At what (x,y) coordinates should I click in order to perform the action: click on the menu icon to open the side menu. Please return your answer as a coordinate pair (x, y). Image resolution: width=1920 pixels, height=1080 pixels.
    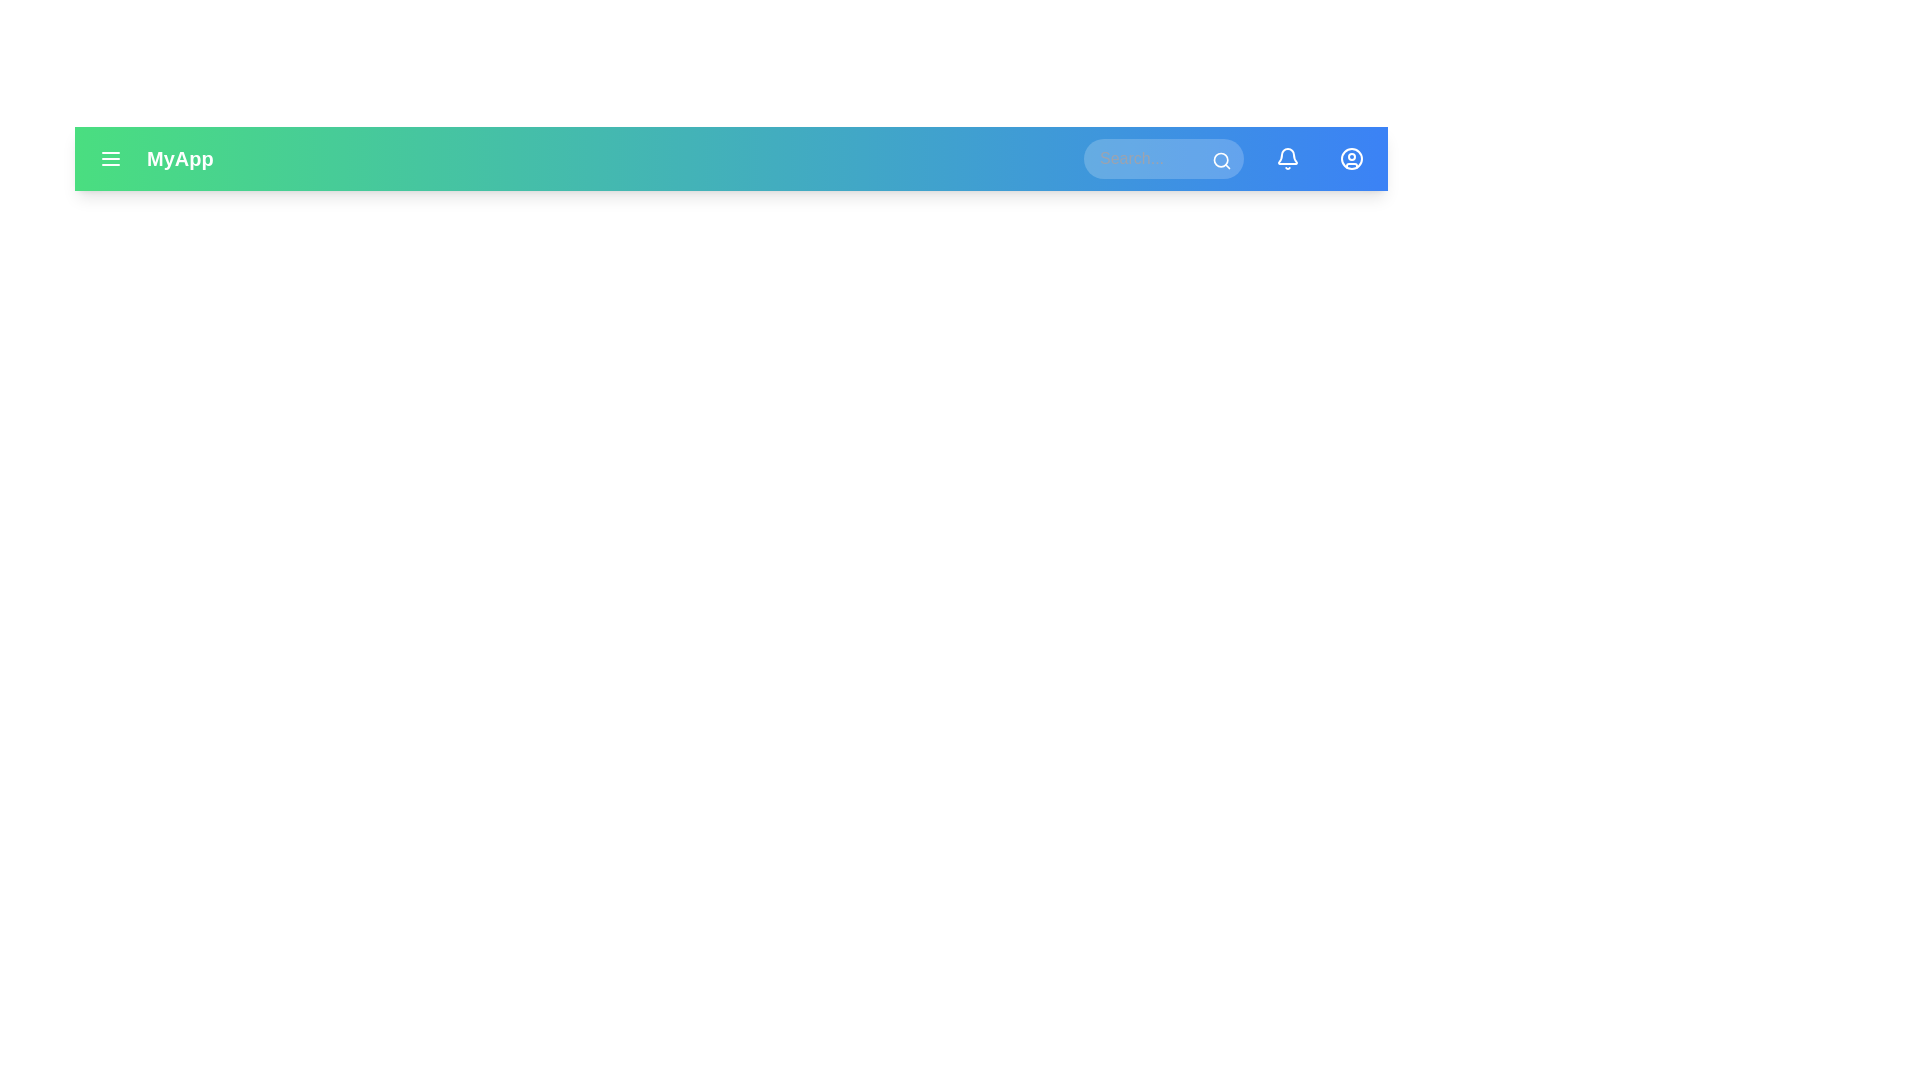
    Looking at the image, I should click on (109, 157).